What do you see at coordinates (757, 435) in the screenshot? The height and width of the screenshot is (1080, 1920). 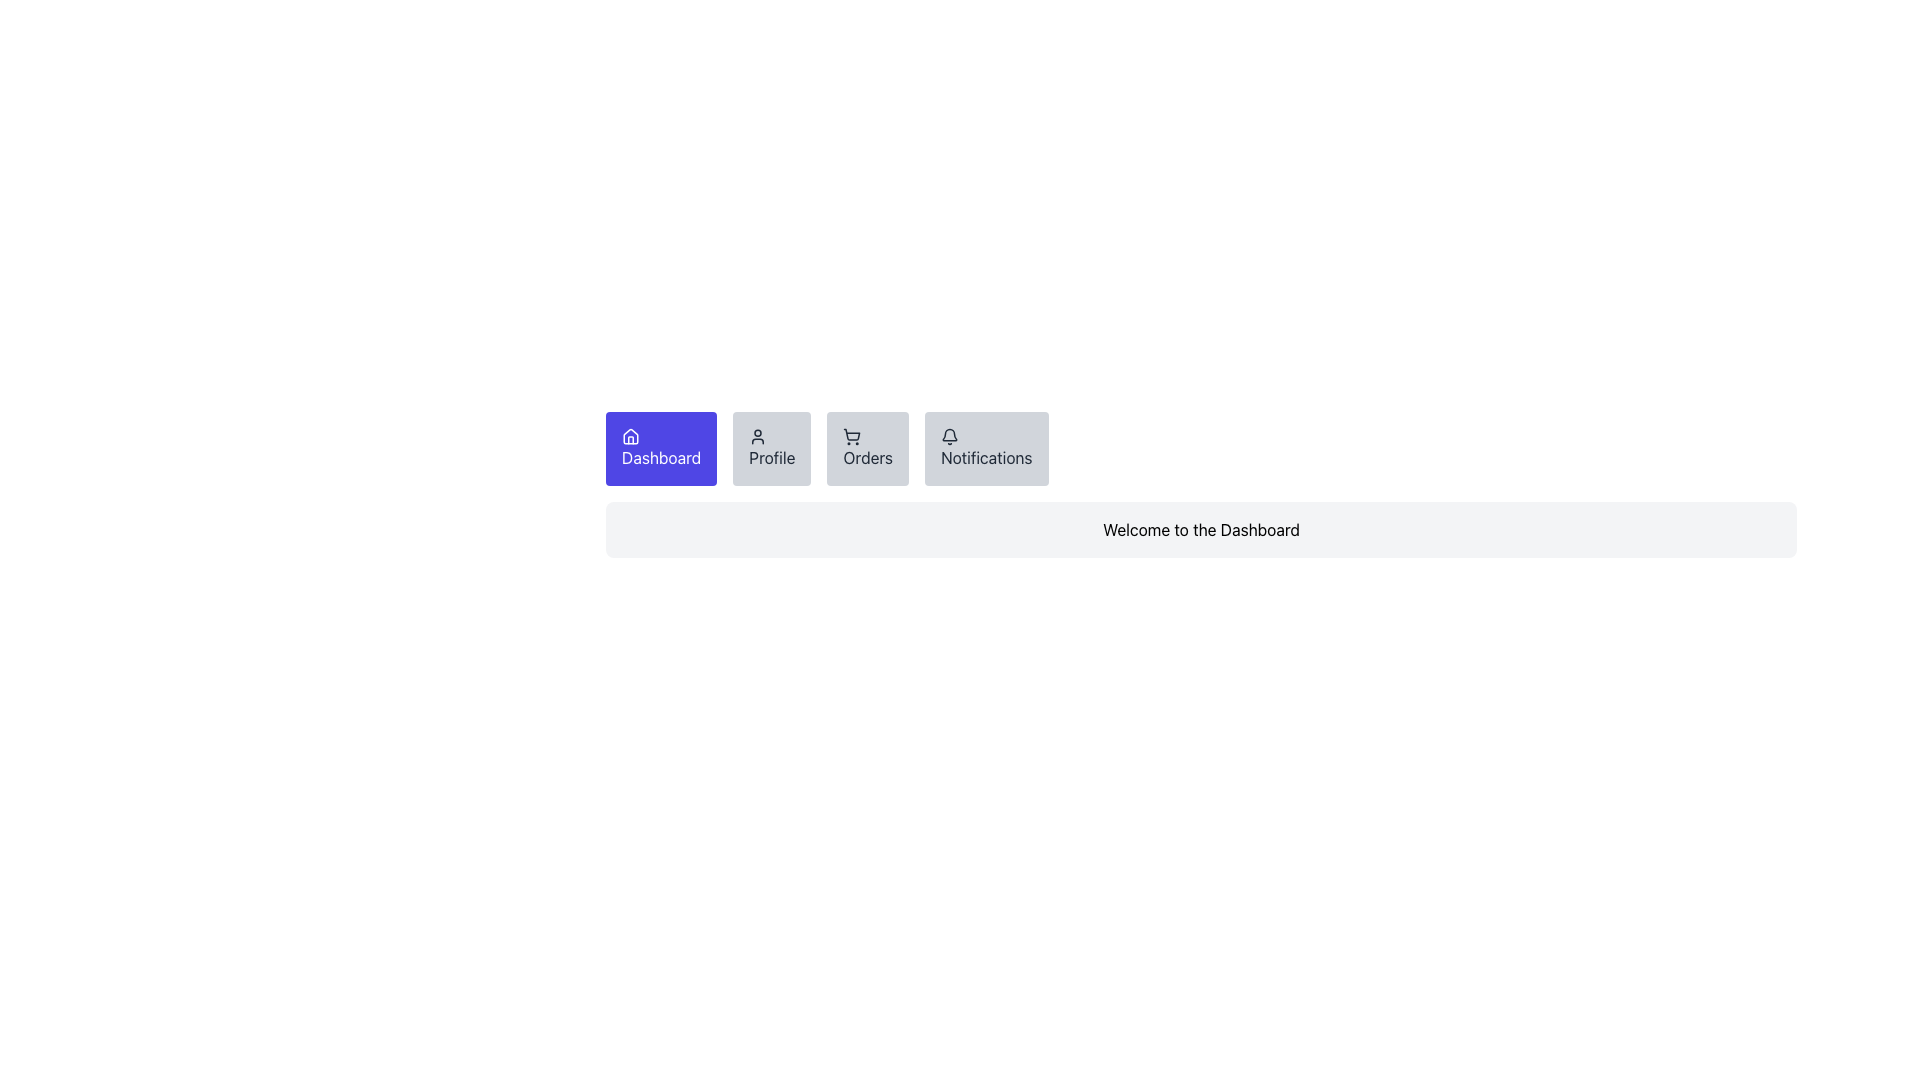 I see `the 'Profile' button, which contains a dark gray user icon with a circular head and simplified body outline` at bounding box center [757, 435].